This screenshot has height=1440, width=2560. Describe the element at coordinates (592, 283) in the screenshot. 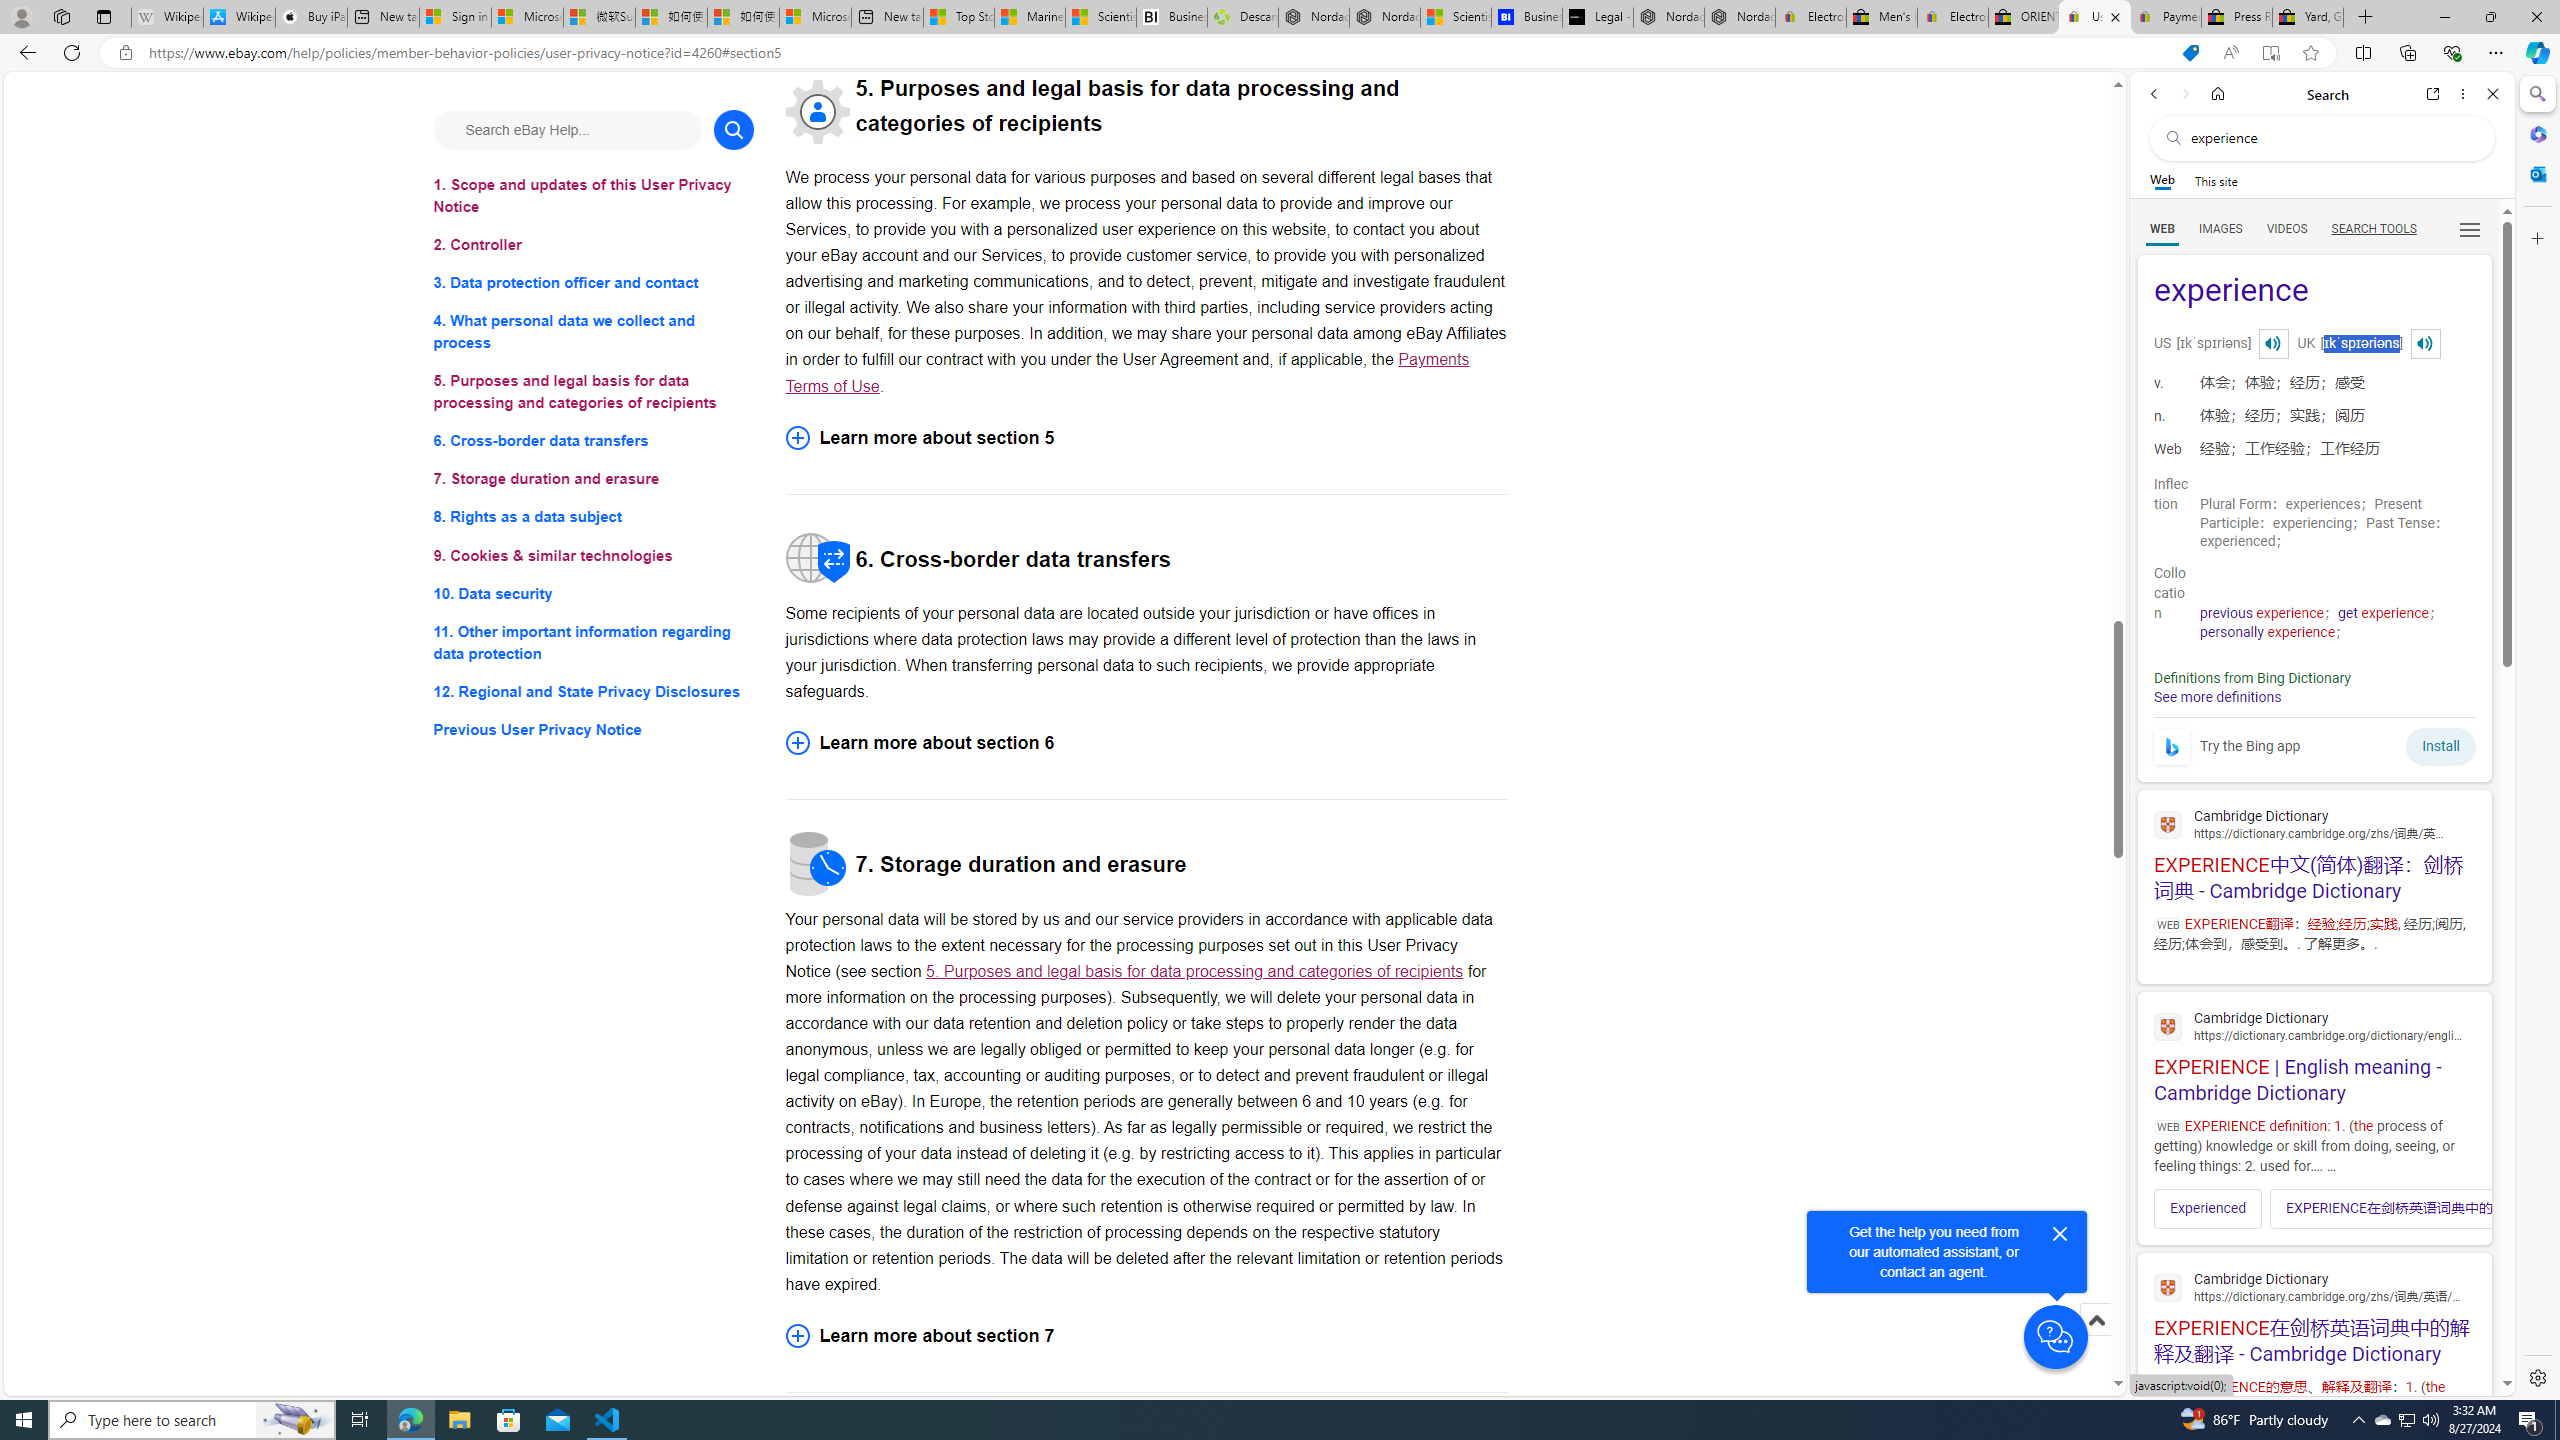

I see `'3. Data protection officer and contact'` at that location.